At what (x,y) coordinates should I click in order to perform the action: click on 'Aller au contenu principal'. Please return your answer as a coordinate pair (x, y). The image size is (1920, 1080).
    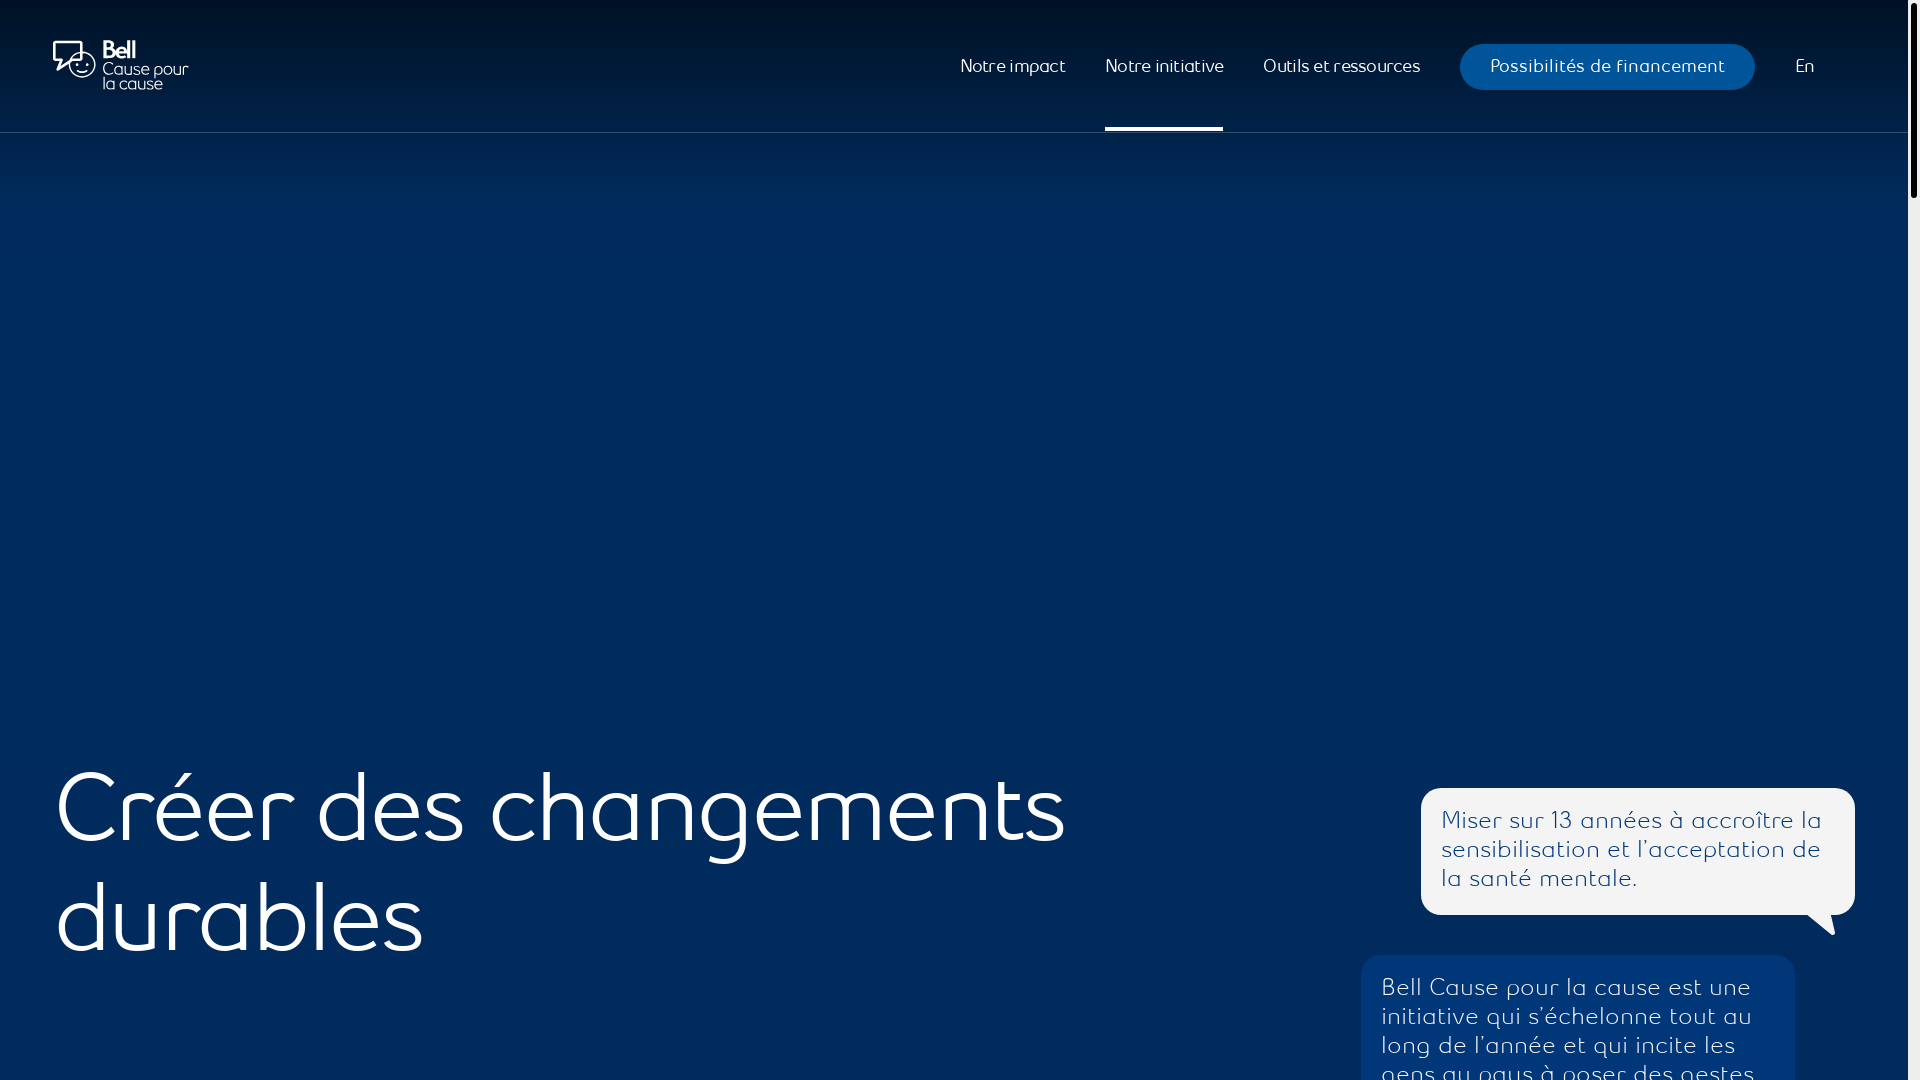
    Looking at the image, I should click on (67, 82).